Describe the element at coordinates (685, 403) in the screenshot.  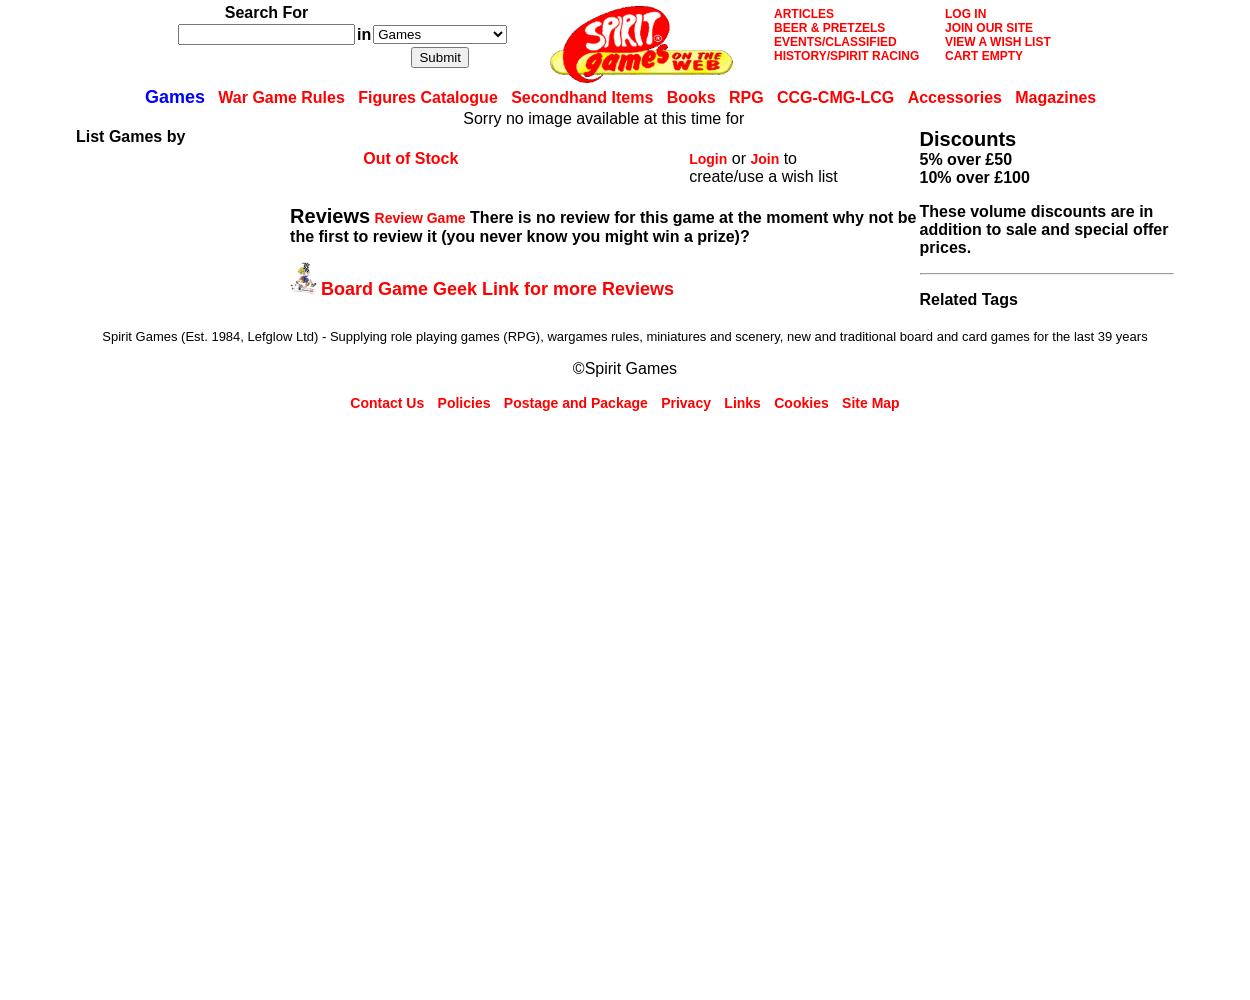
I see `'Privacy'` at that location.